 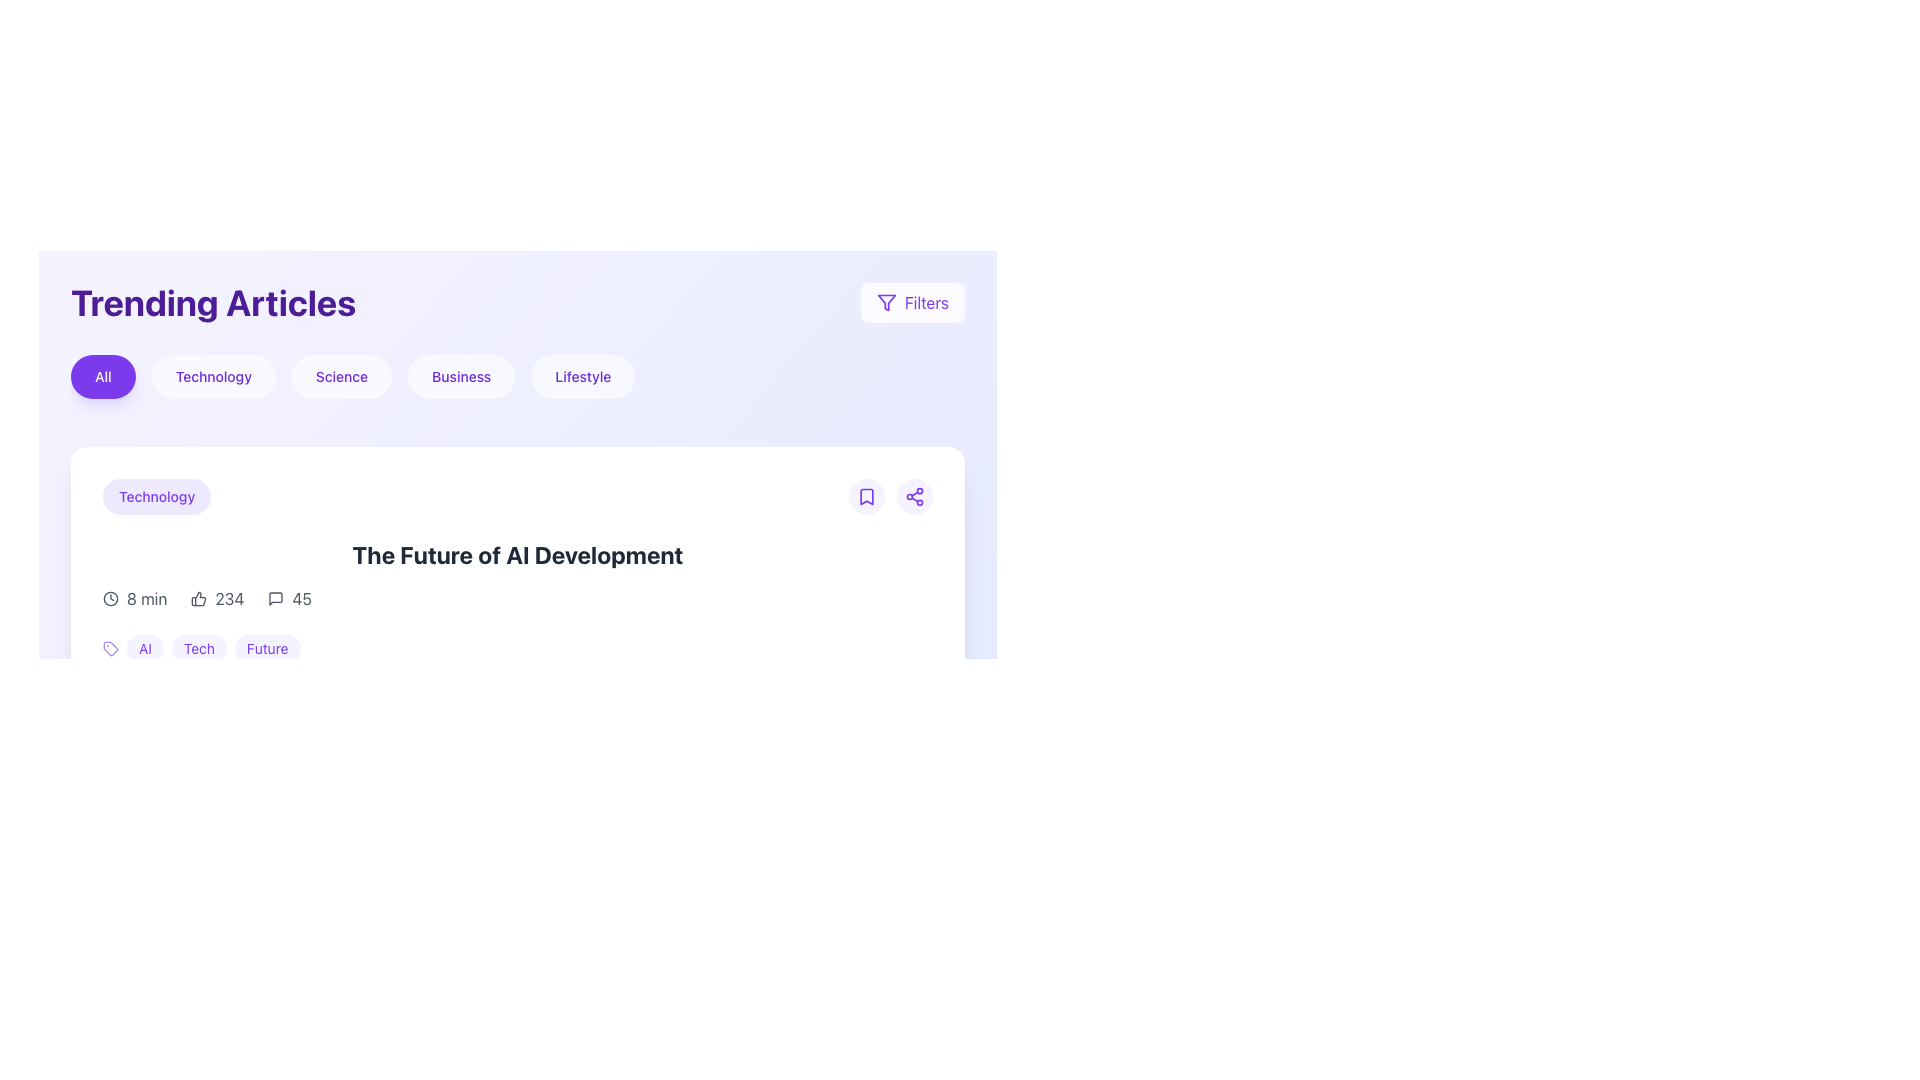 What do you see at coordinates (890, 496) in the screenshot?
I see `the interactive button group located in the upper-right corner of the content area, which includes the bookmark and share buttons for effects` at bounding box center [890, 496].